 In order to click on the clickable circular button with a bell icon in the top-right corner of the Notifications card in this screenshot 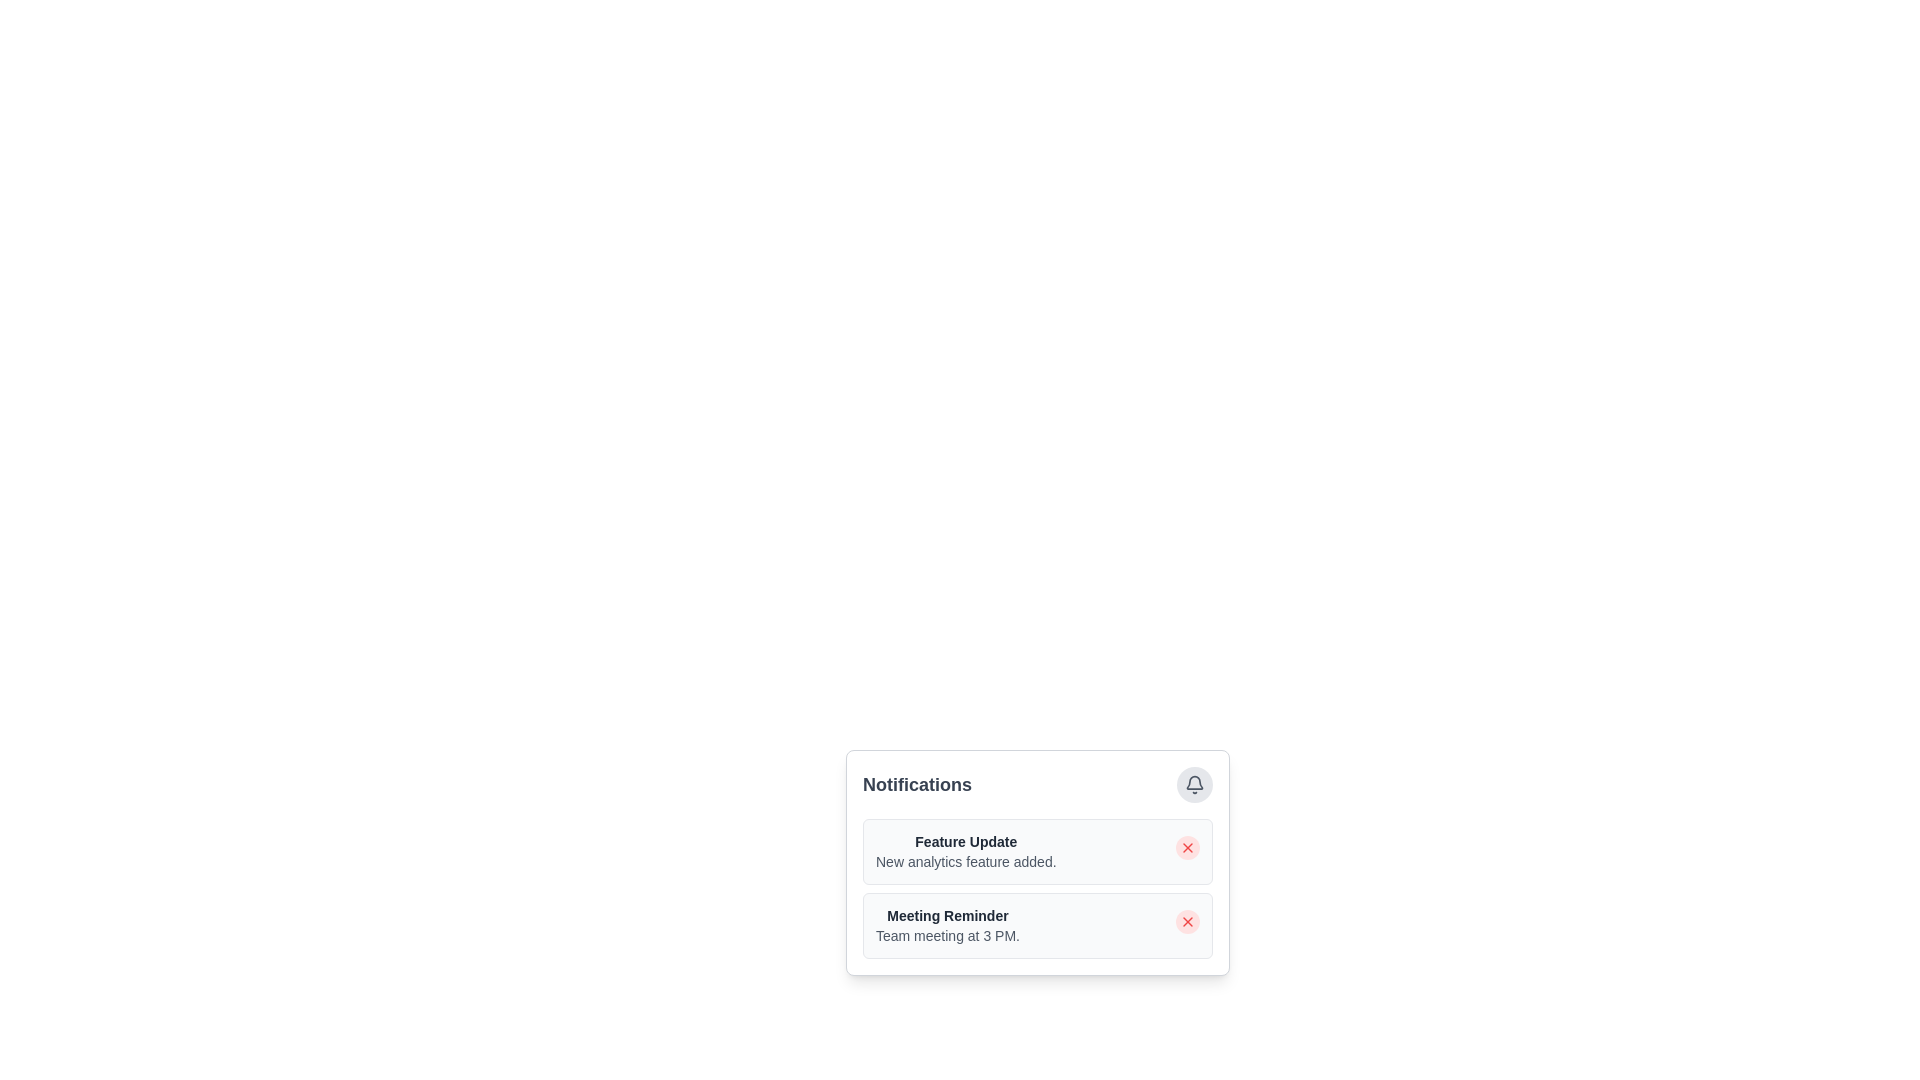, I will do `click(1195, 784)`.